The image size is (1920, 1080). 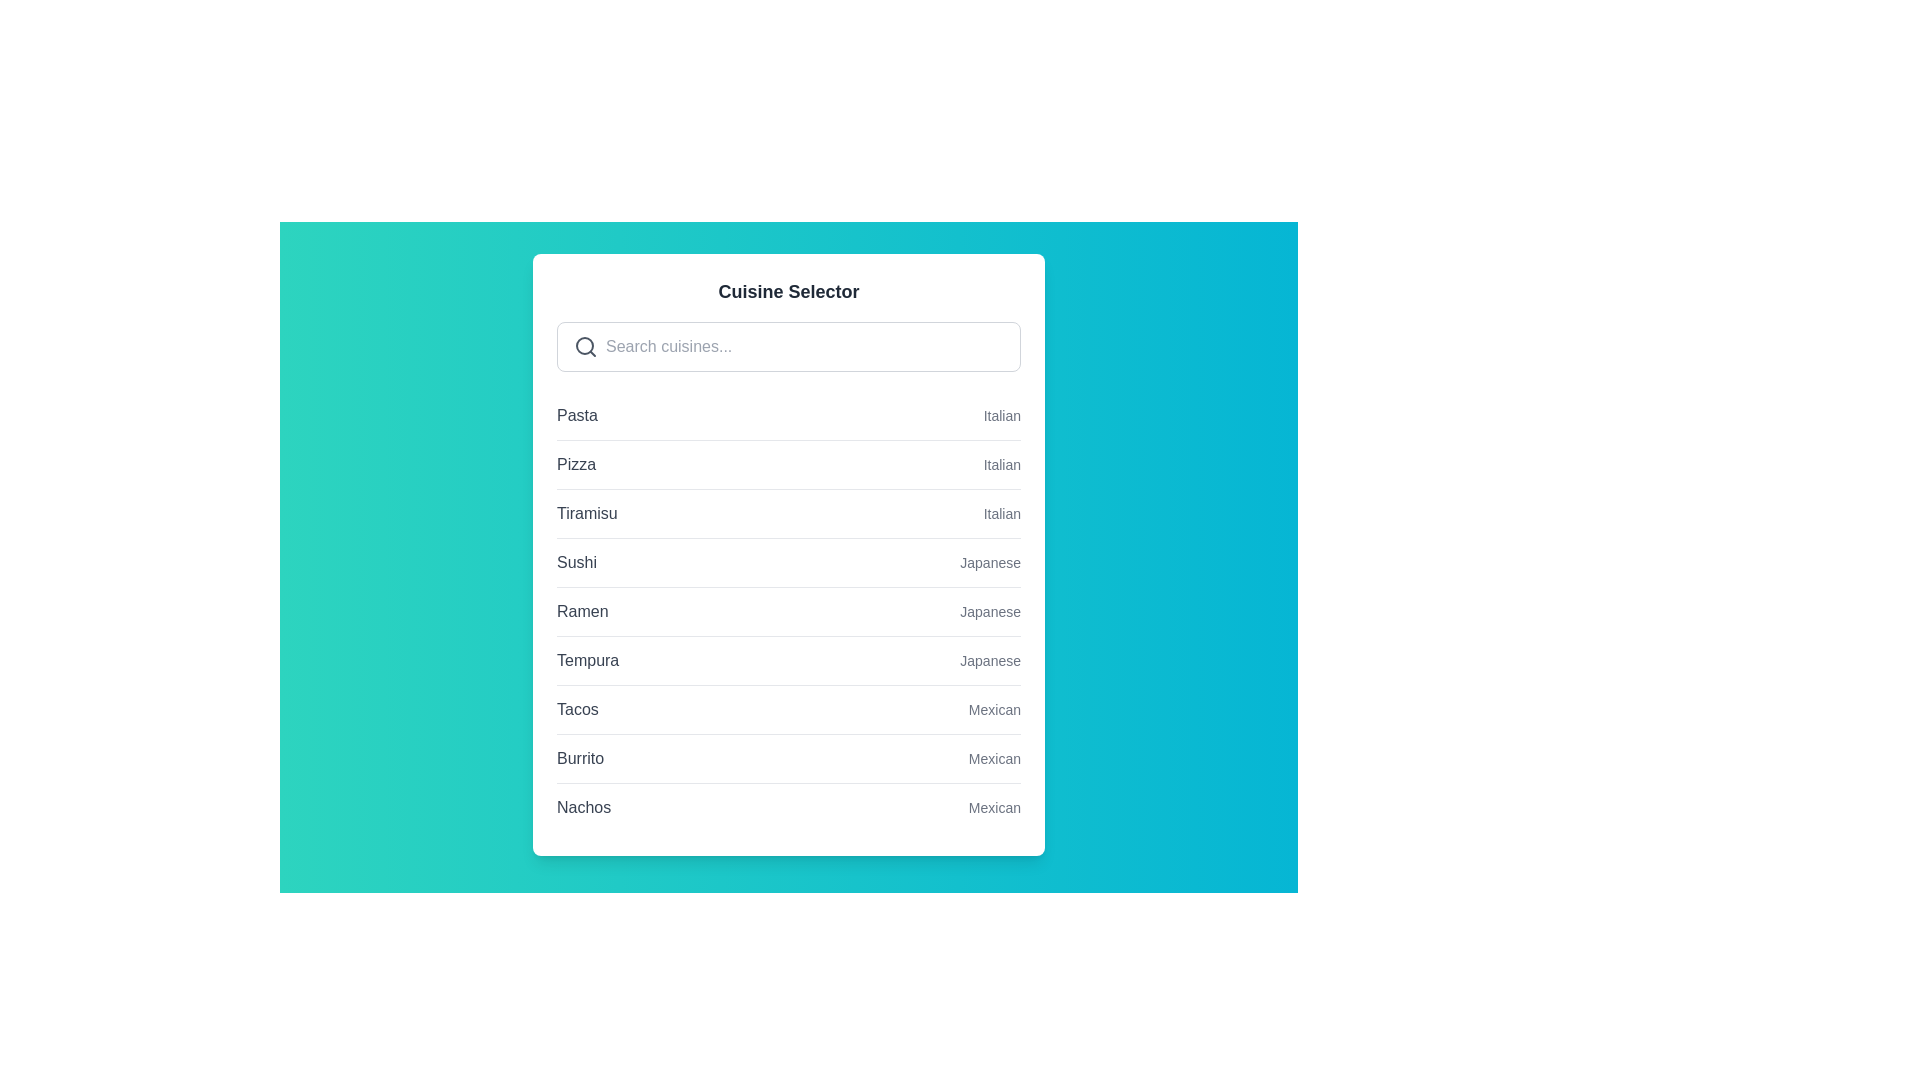 I want to click on the text label reading 'Italian', which is styled with a small font size and gray color, located in the second row of the cuisine items list, in the right column next to the 'Pizza' label, so click(x=1002, y=465).